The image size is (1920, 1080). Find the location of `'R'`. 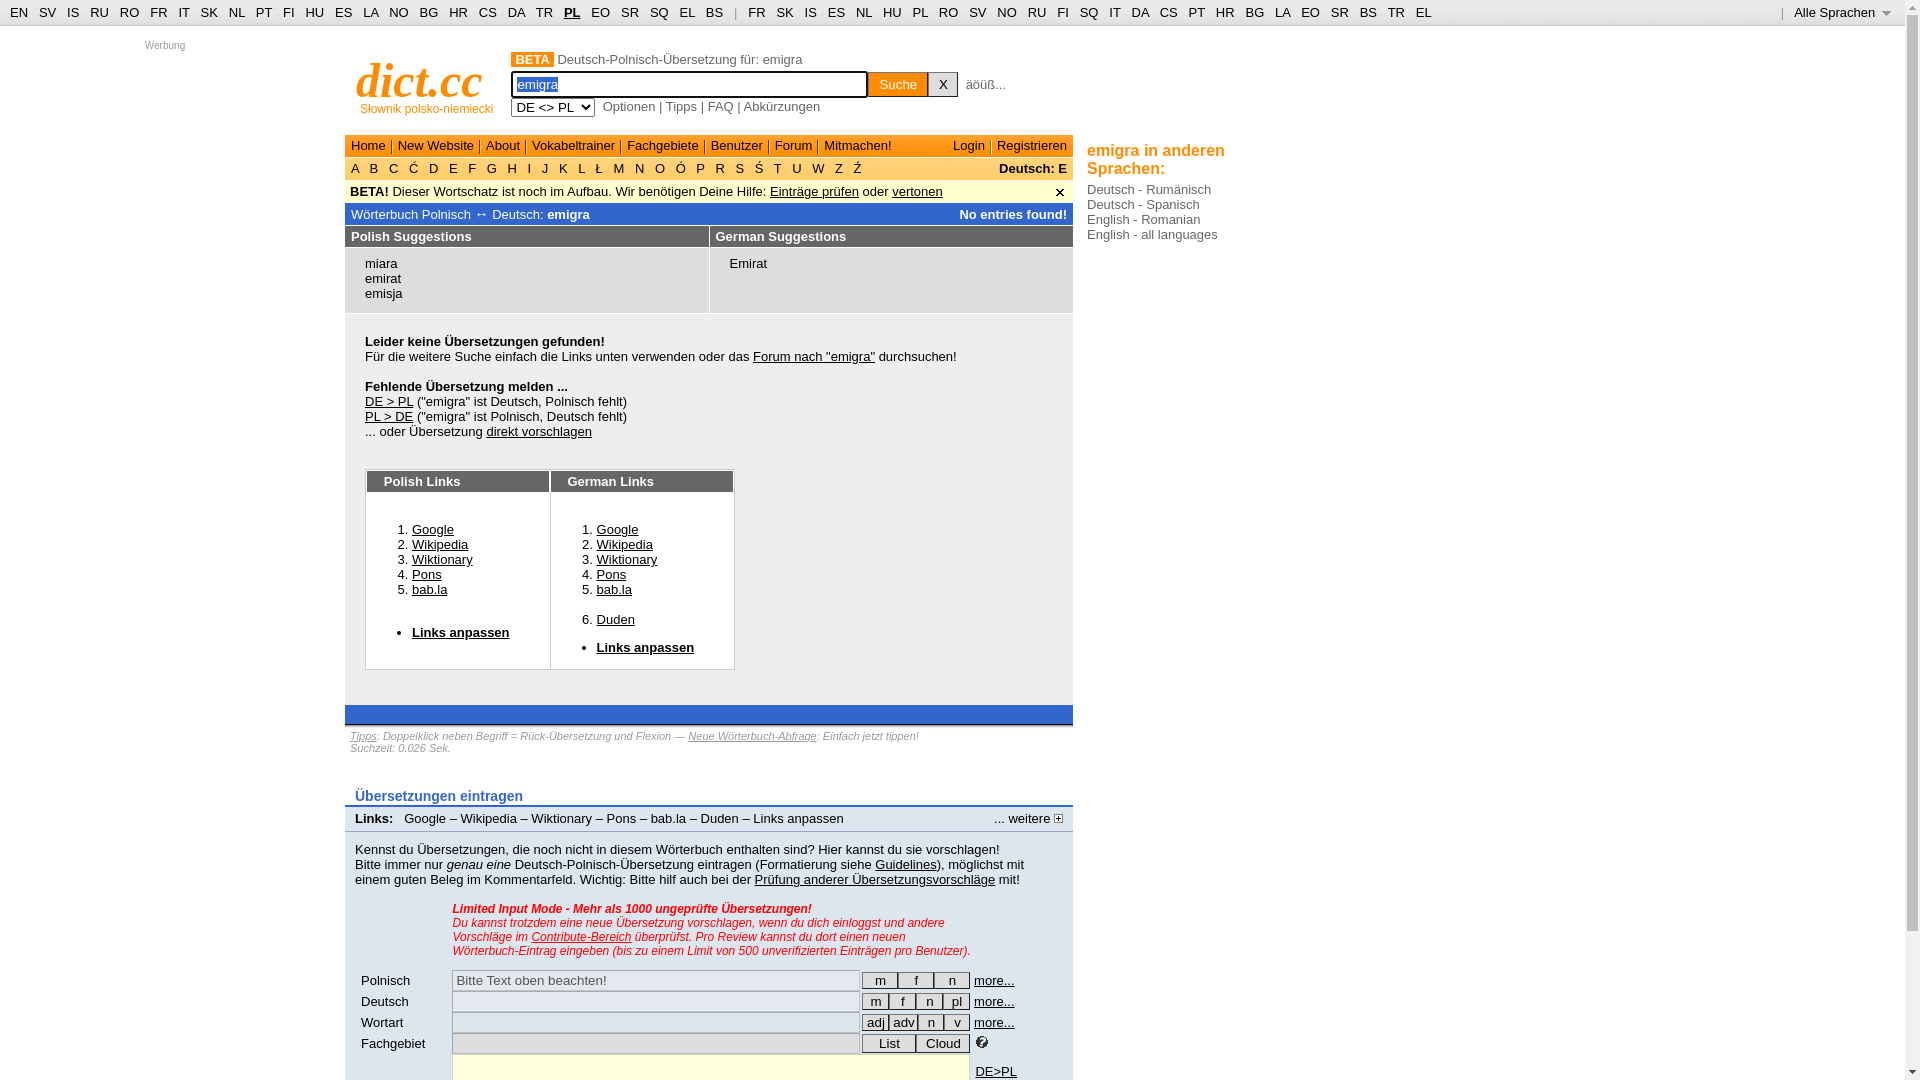

'R' is located at coordinates (720, 167).